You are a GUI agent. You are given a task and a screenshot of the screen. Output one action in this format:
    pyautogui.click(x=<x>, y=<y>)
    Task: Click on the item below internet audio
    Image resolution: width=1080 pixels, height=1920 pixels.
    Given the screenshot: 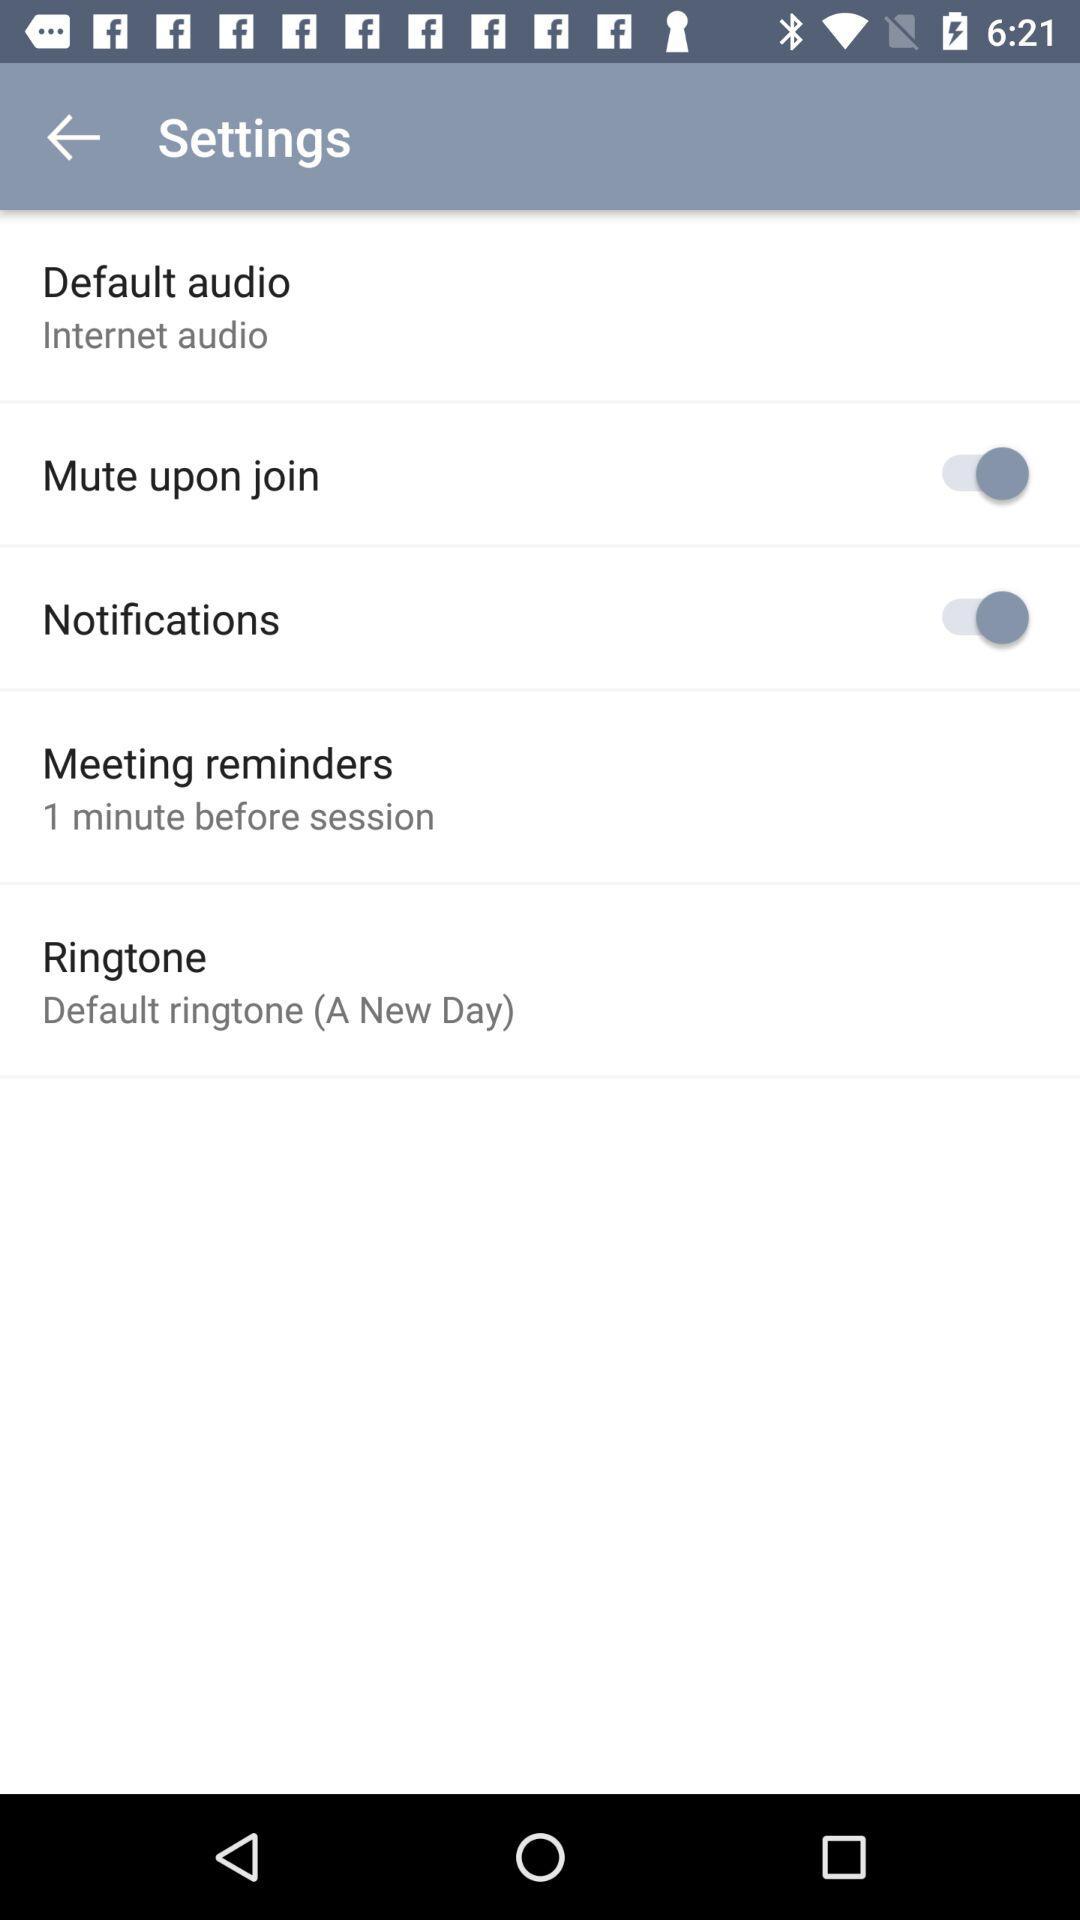 What is the action you would take?
    pyautogui.click(x=181, y=473)
    